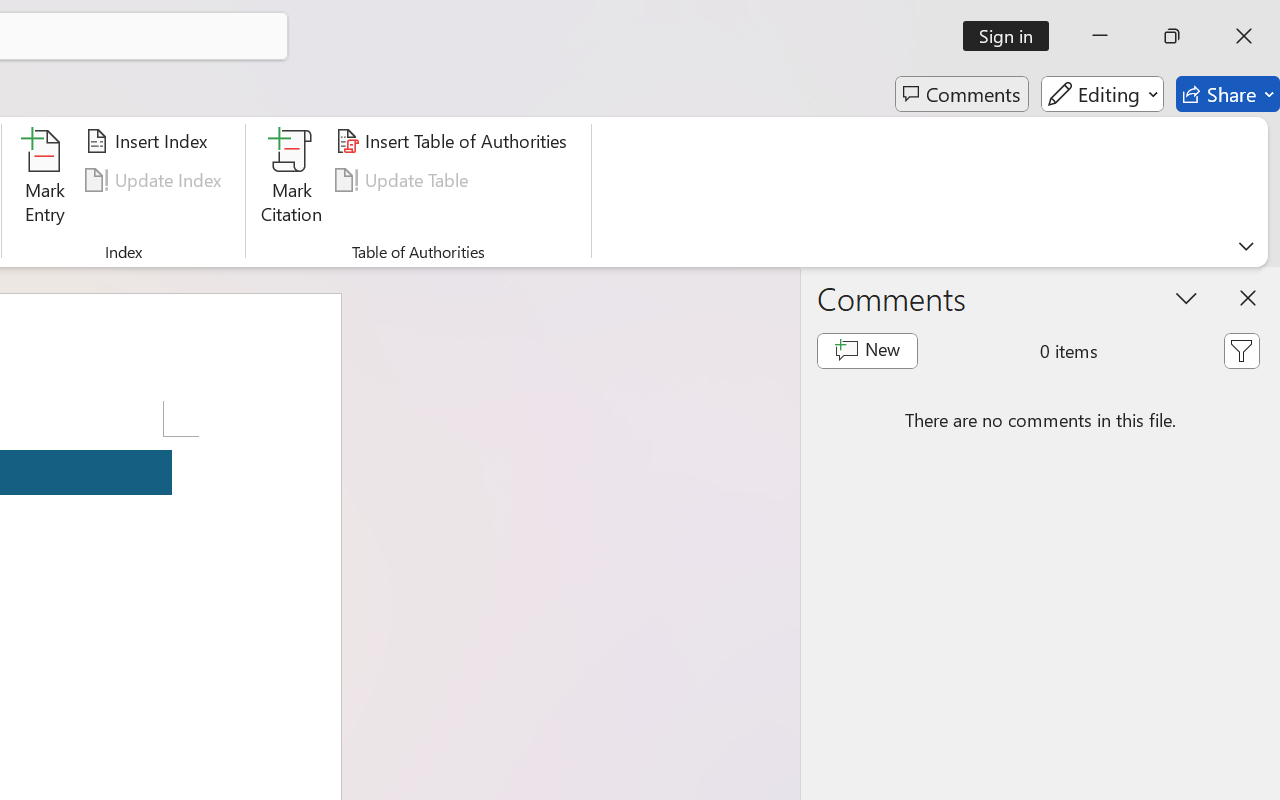  Describe the element at coordinates (867, 350) in the screenshot. I see `'New comment'` at that location.